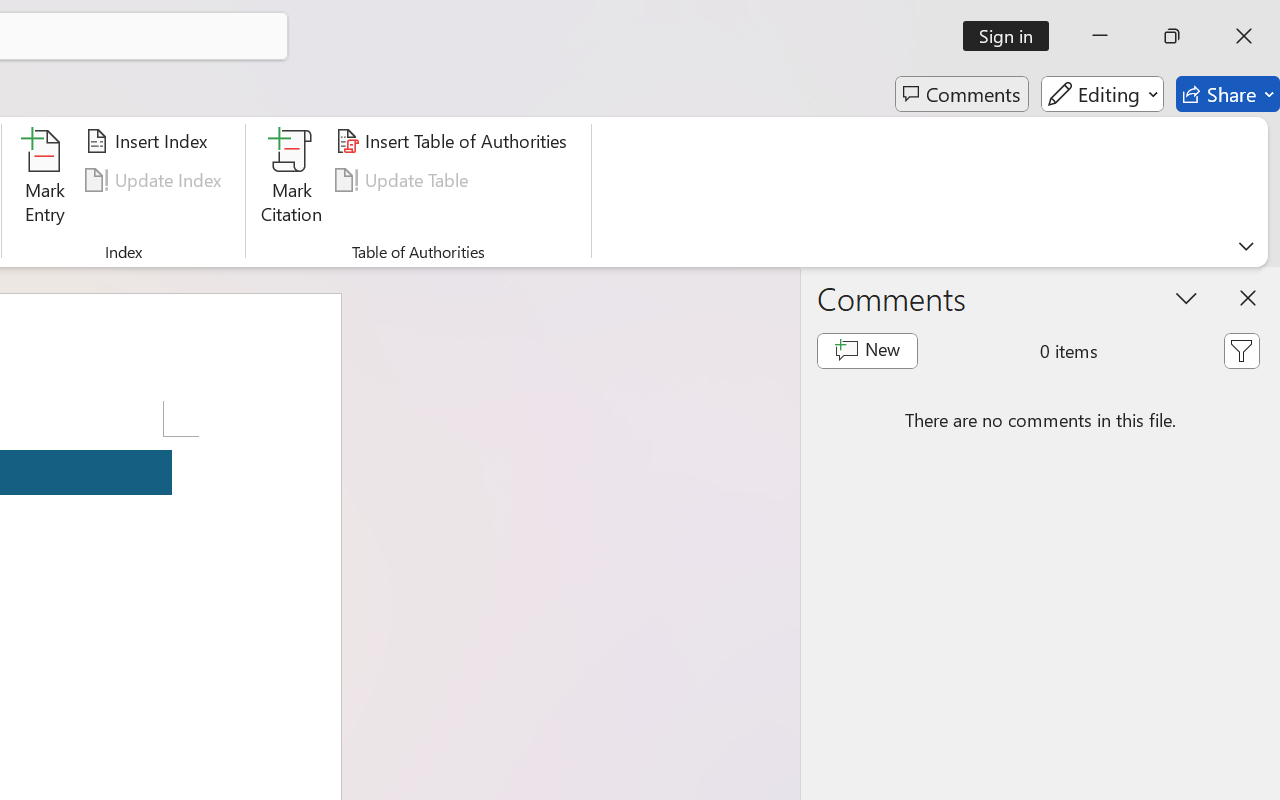  Describe the element at coordinates (867, 350) in the screenshot. I see `'New comment'` at that location.